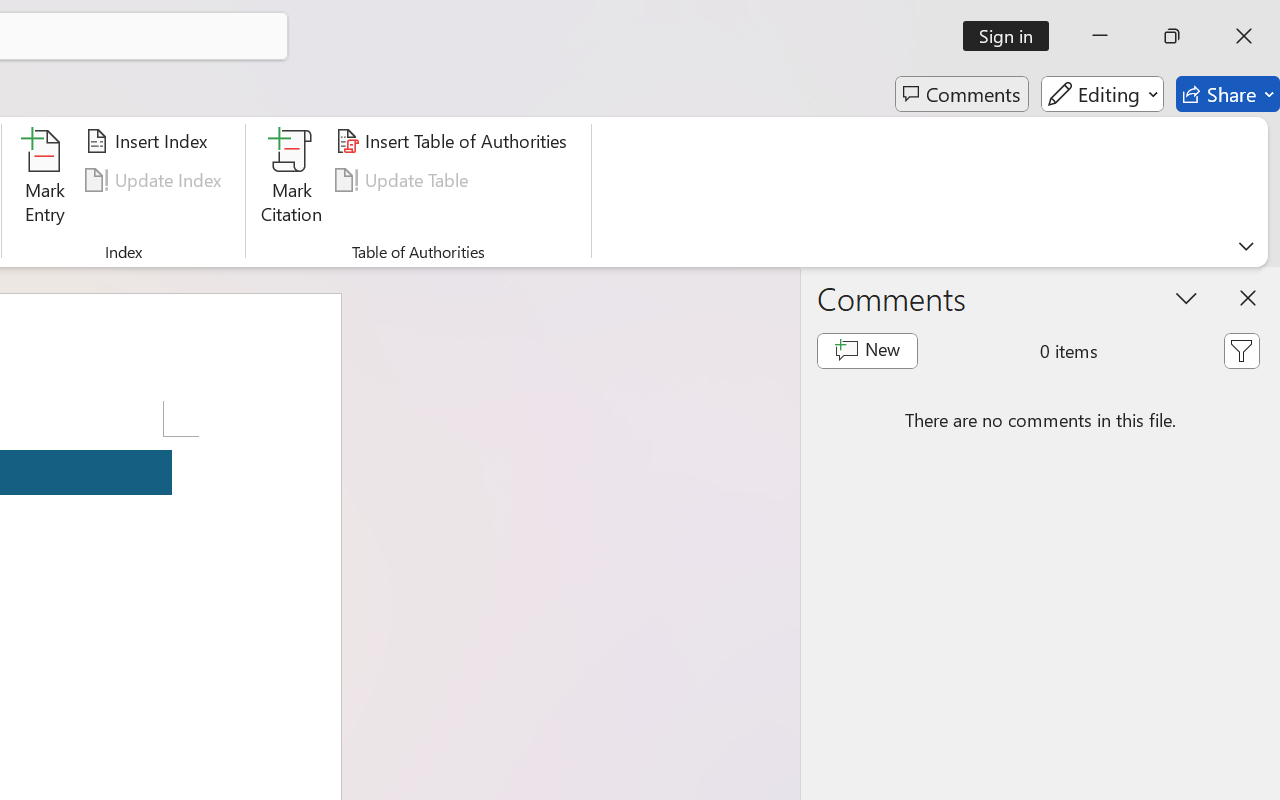  Describe the element at coordinates (867, 350) in the screenshot. I see `'New comment'` at that location.